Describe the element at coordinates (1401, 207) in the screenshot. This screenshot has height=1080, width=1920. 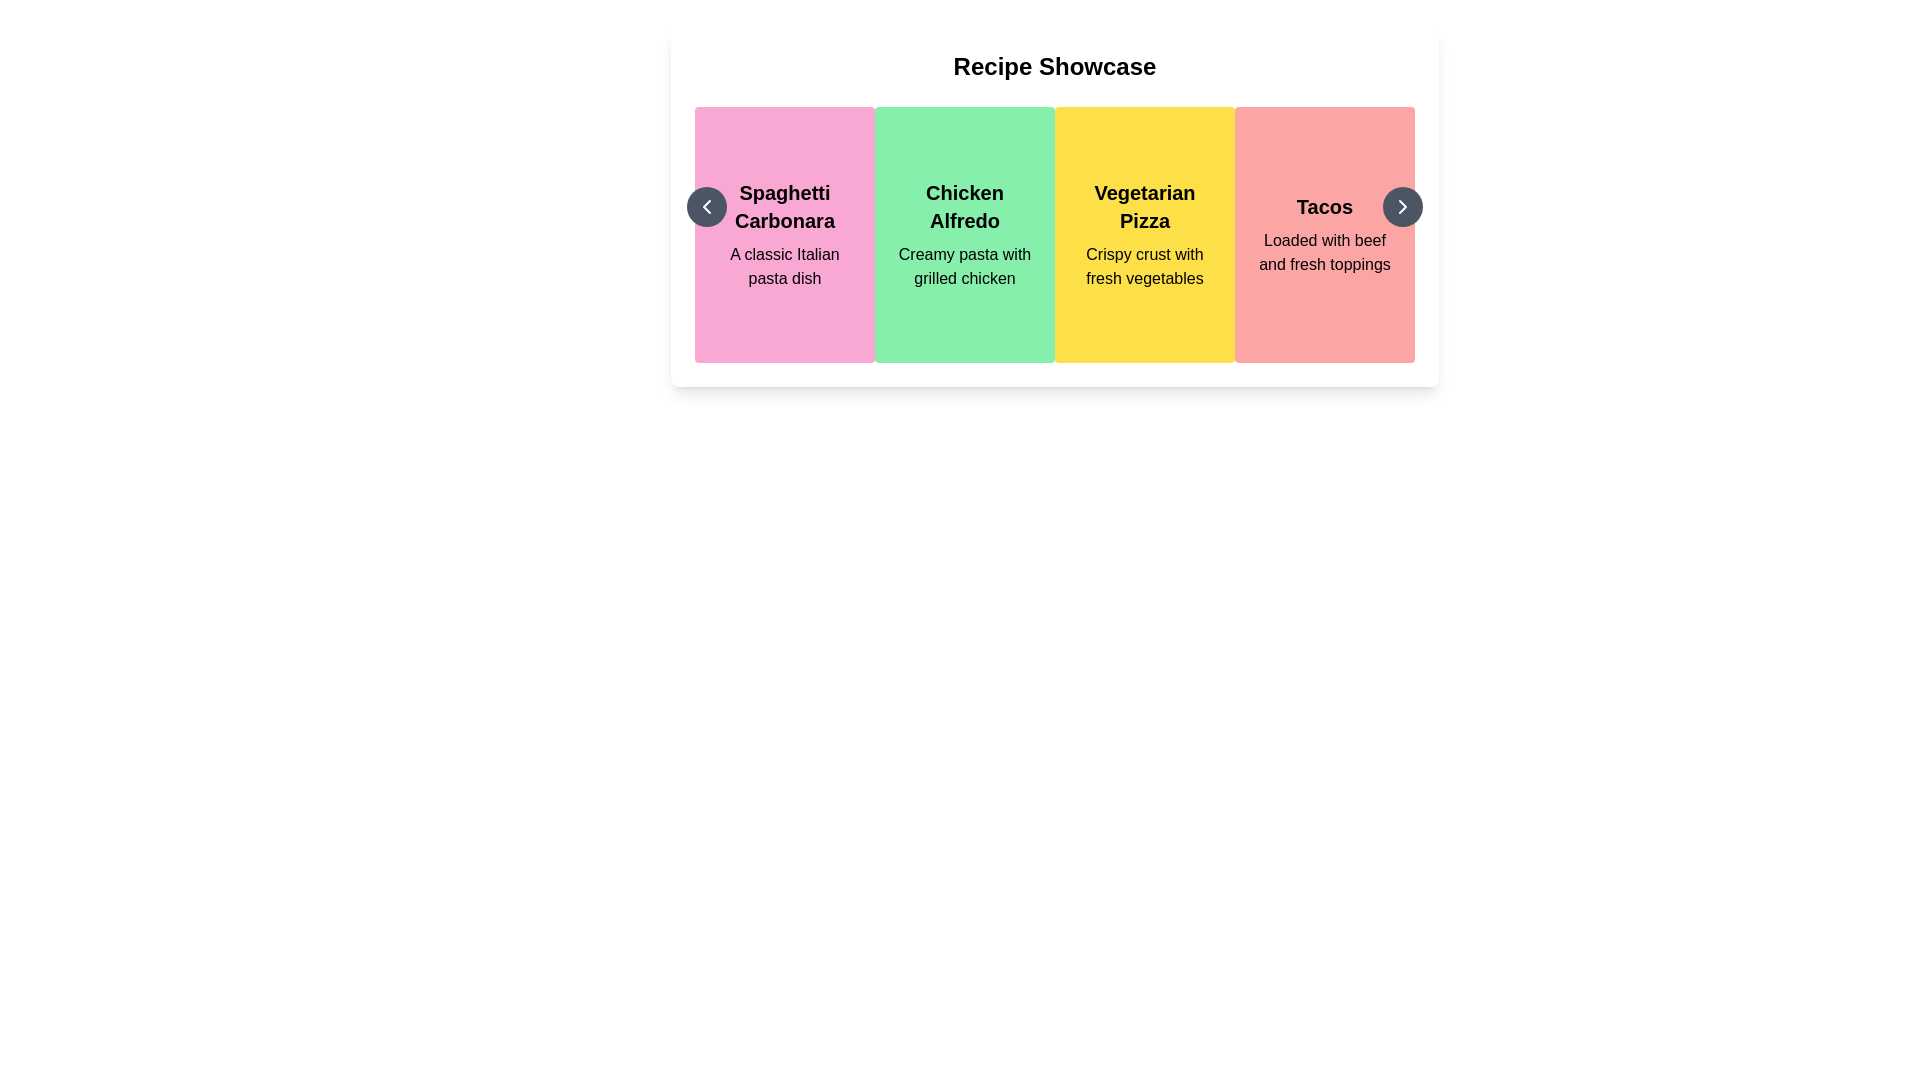
I see `the circular button with a dark gray background and a white rightward arrow icon at its center` at that location.